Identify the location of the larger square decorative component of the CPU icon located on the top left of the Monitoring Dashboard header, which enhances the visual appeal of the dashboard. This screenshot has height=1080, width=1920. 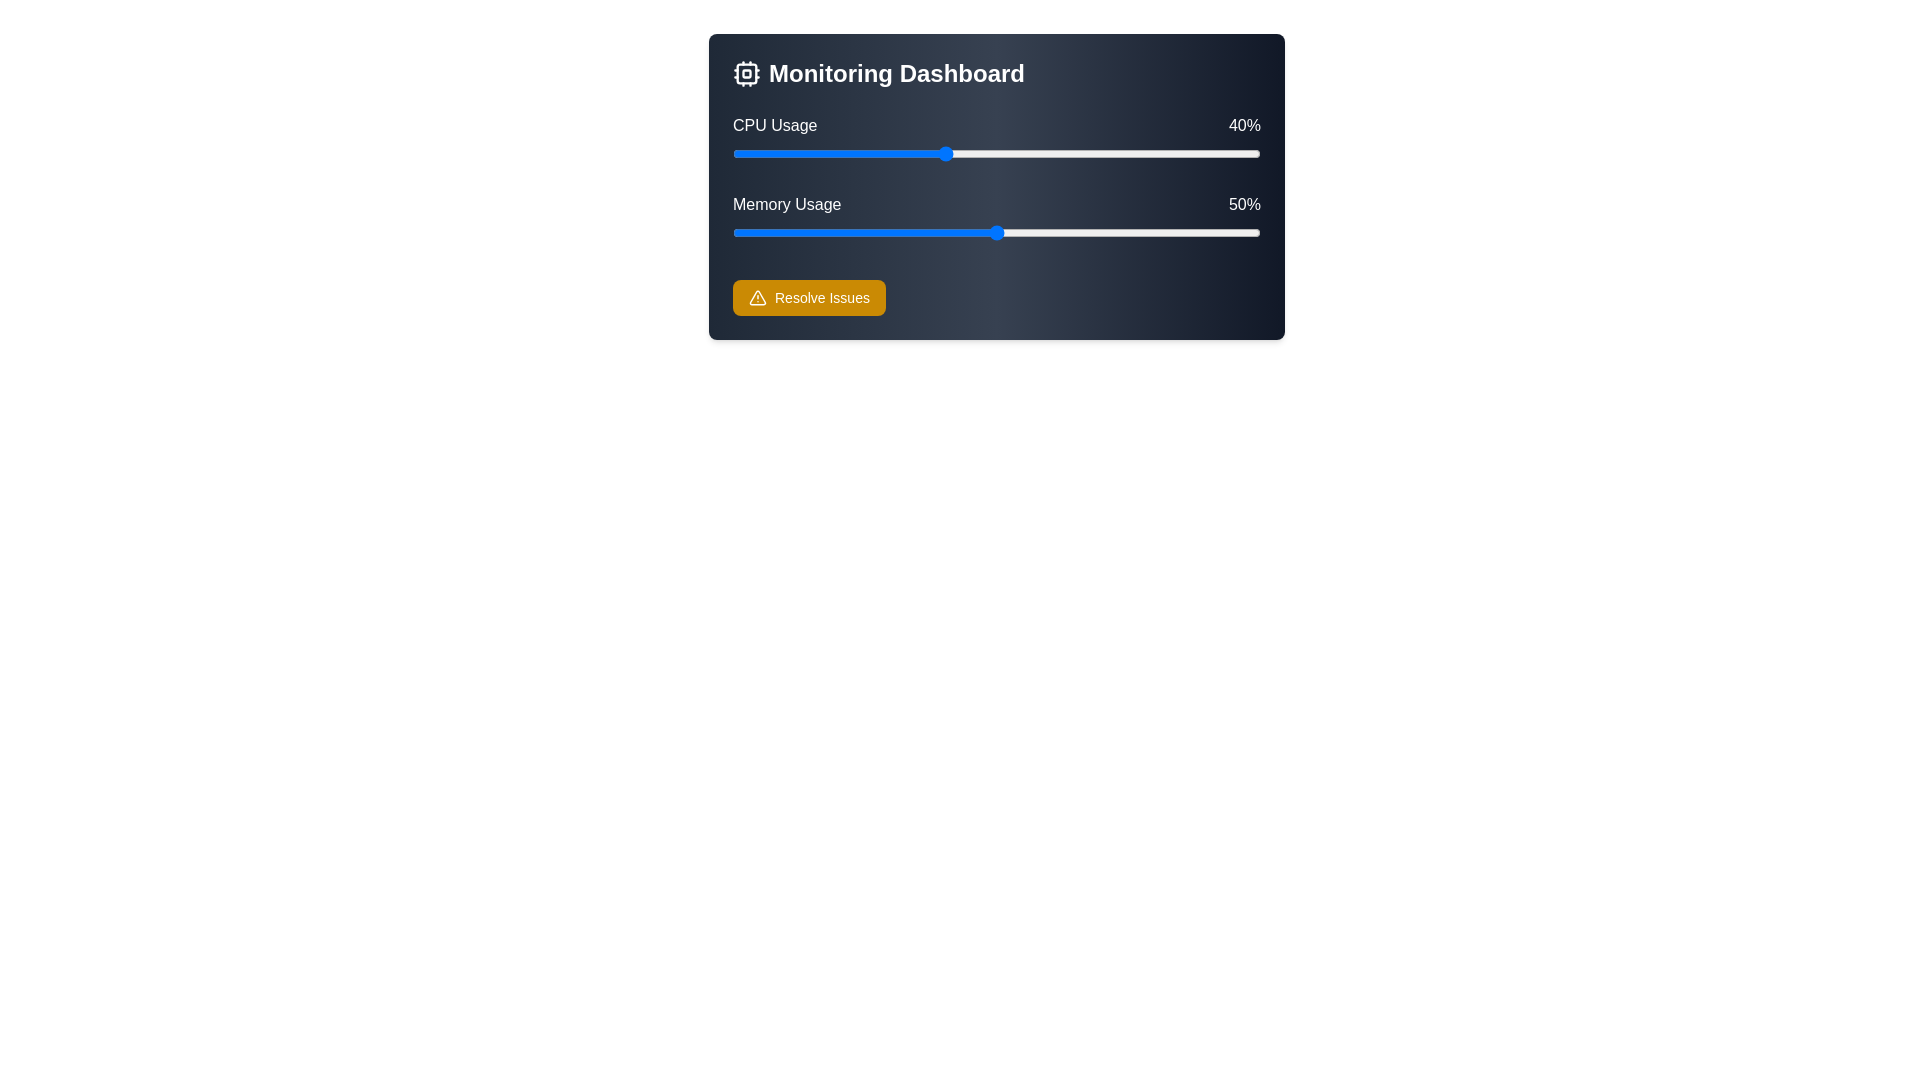
(746, 72).